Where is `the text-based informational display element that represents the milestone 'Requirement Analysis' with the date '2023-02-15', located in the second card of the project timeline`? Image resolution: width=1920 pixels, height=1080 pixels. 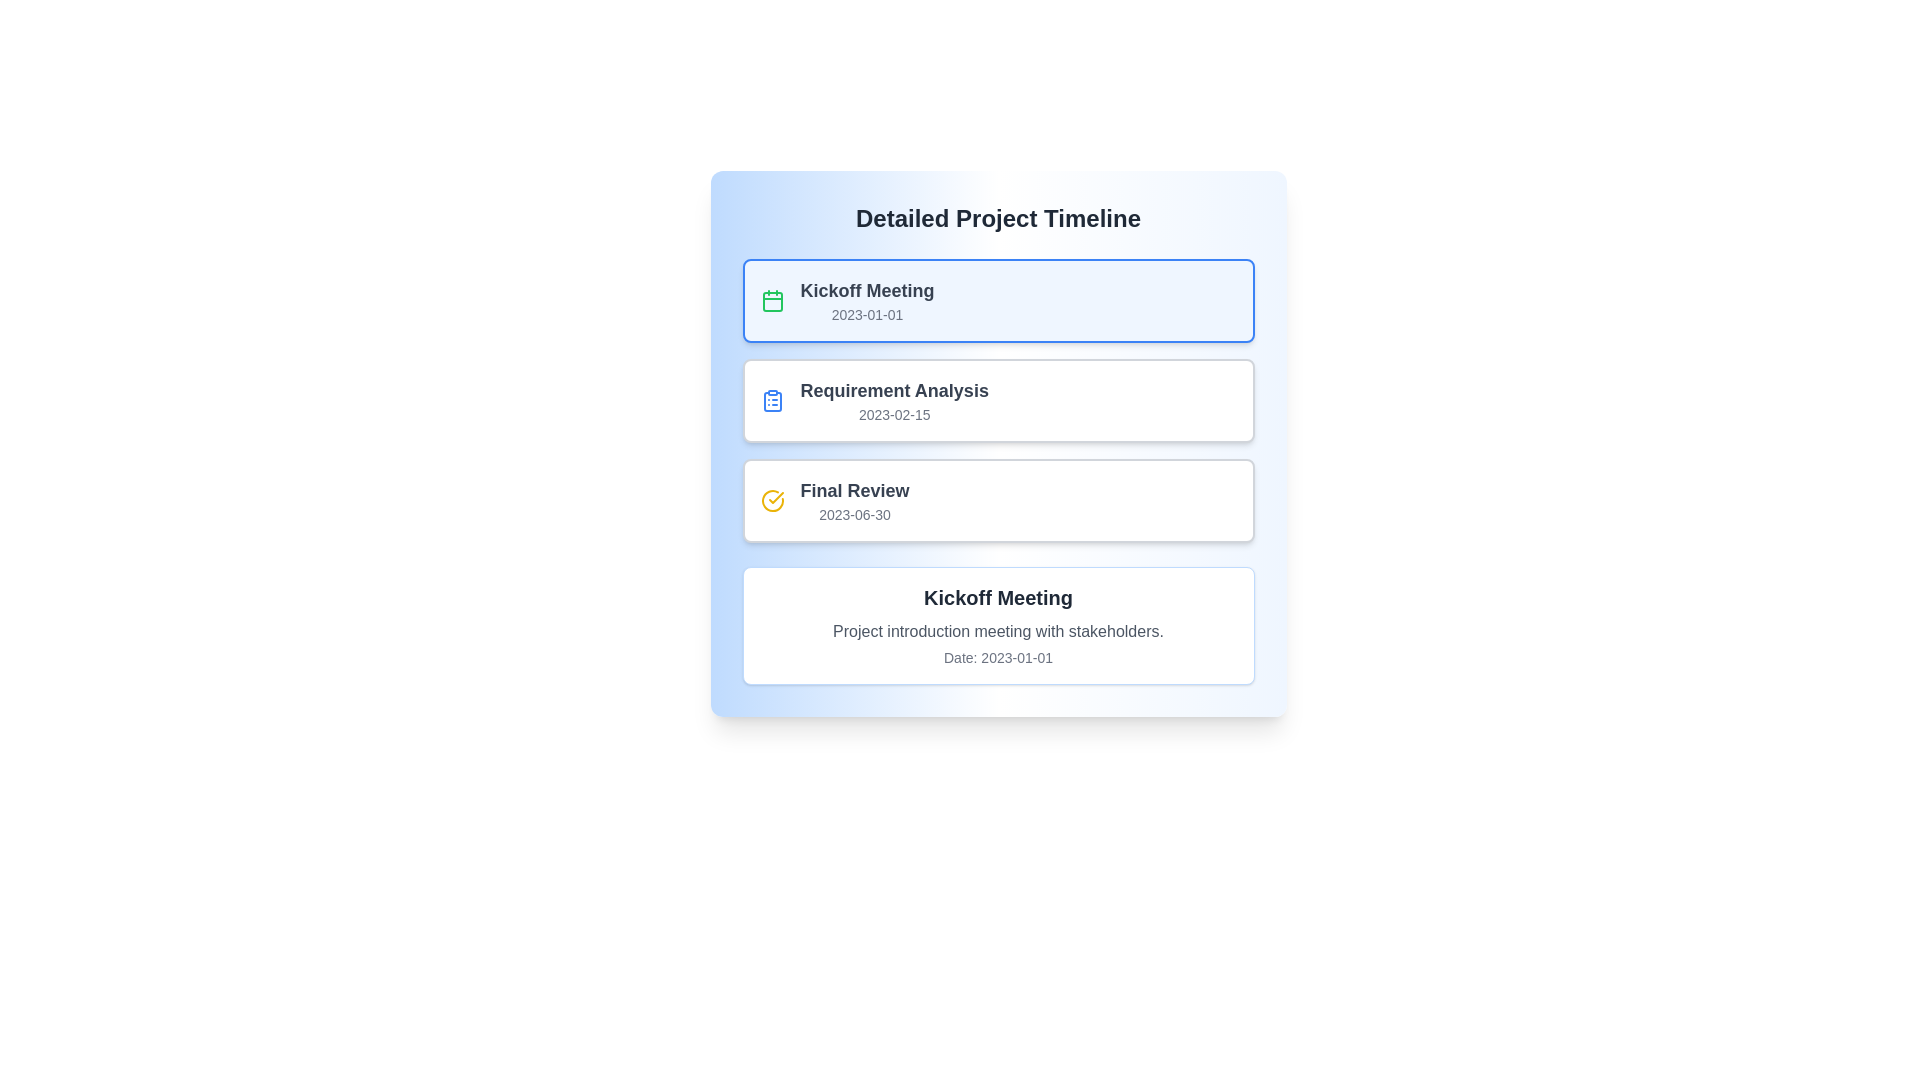
the text-based informational display element that represents the milestone 'Requirement Analysis' with the date '2023-02-15', located in the second card of the project timeline is located at coordinates (893, 401).